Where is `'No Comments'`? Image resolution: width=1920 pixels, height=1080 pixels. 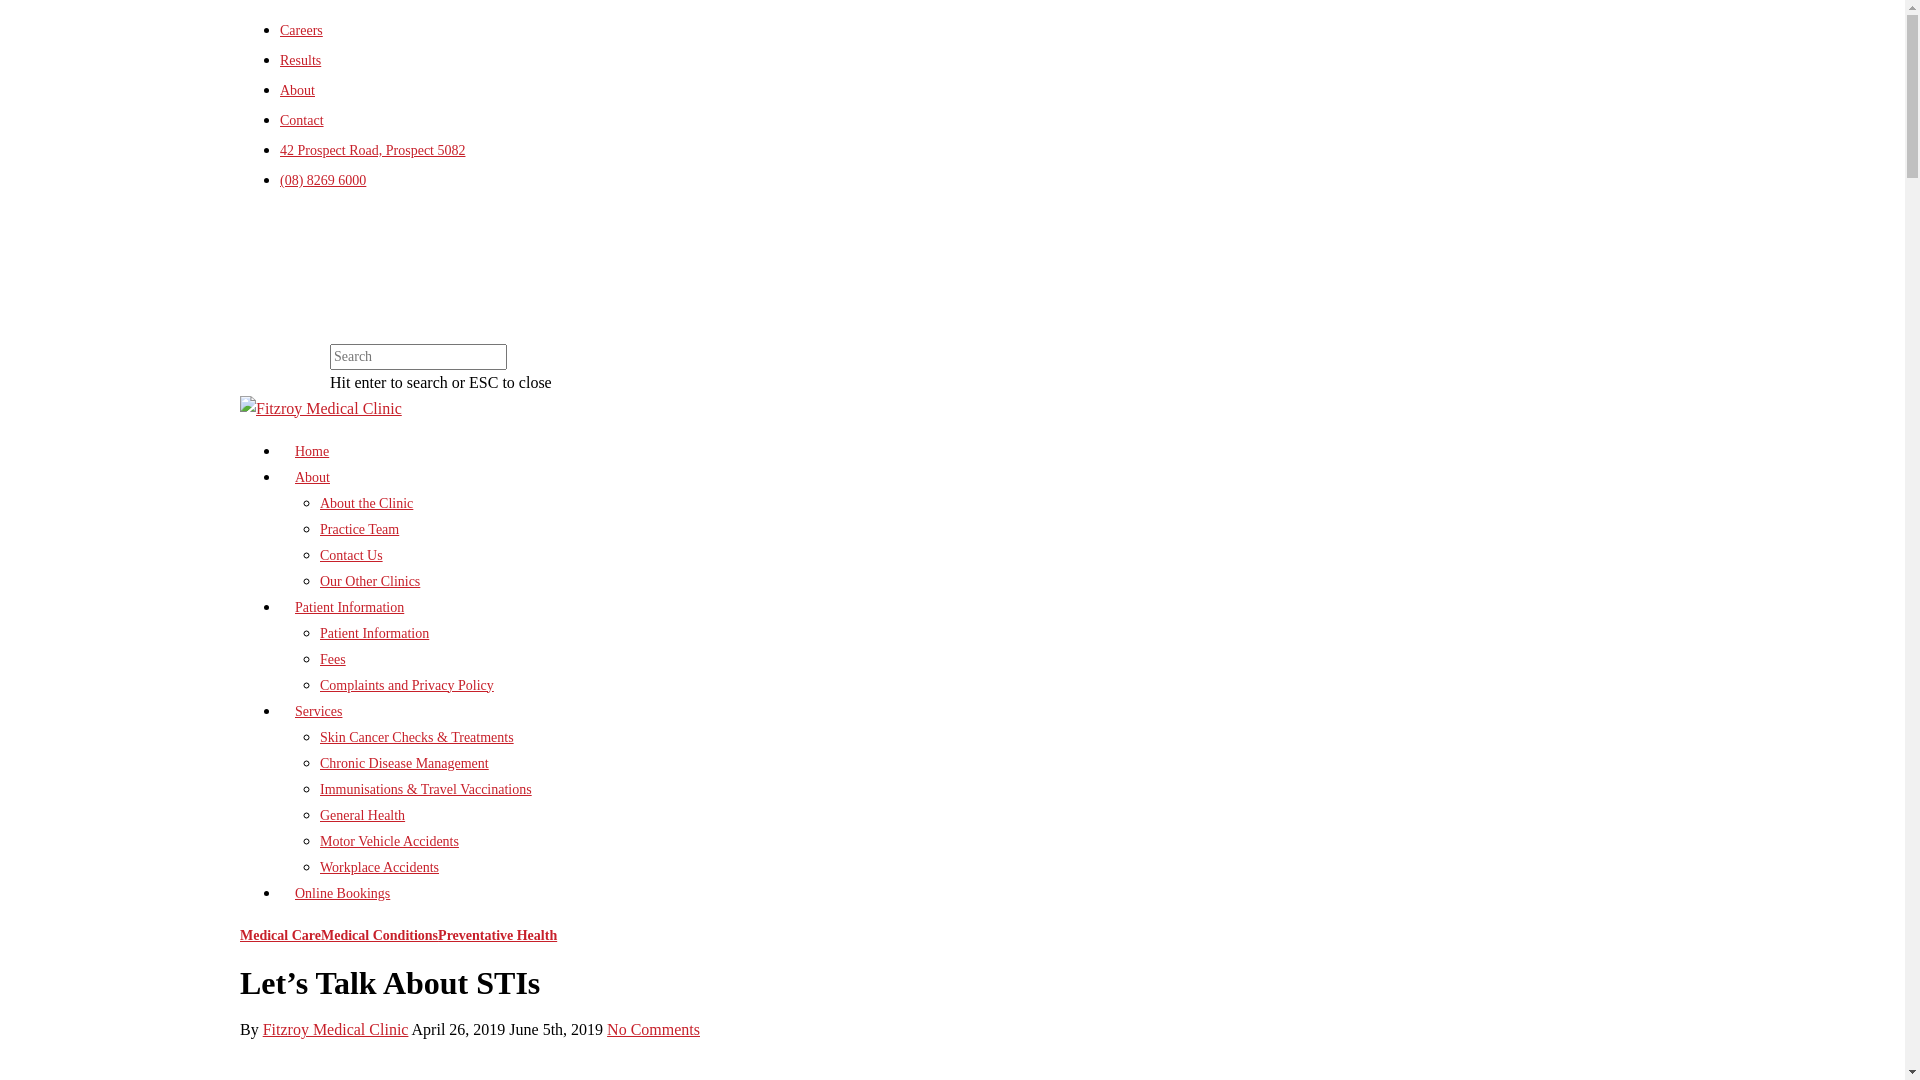
'No Comments' is located at coordinates (653, 1029).